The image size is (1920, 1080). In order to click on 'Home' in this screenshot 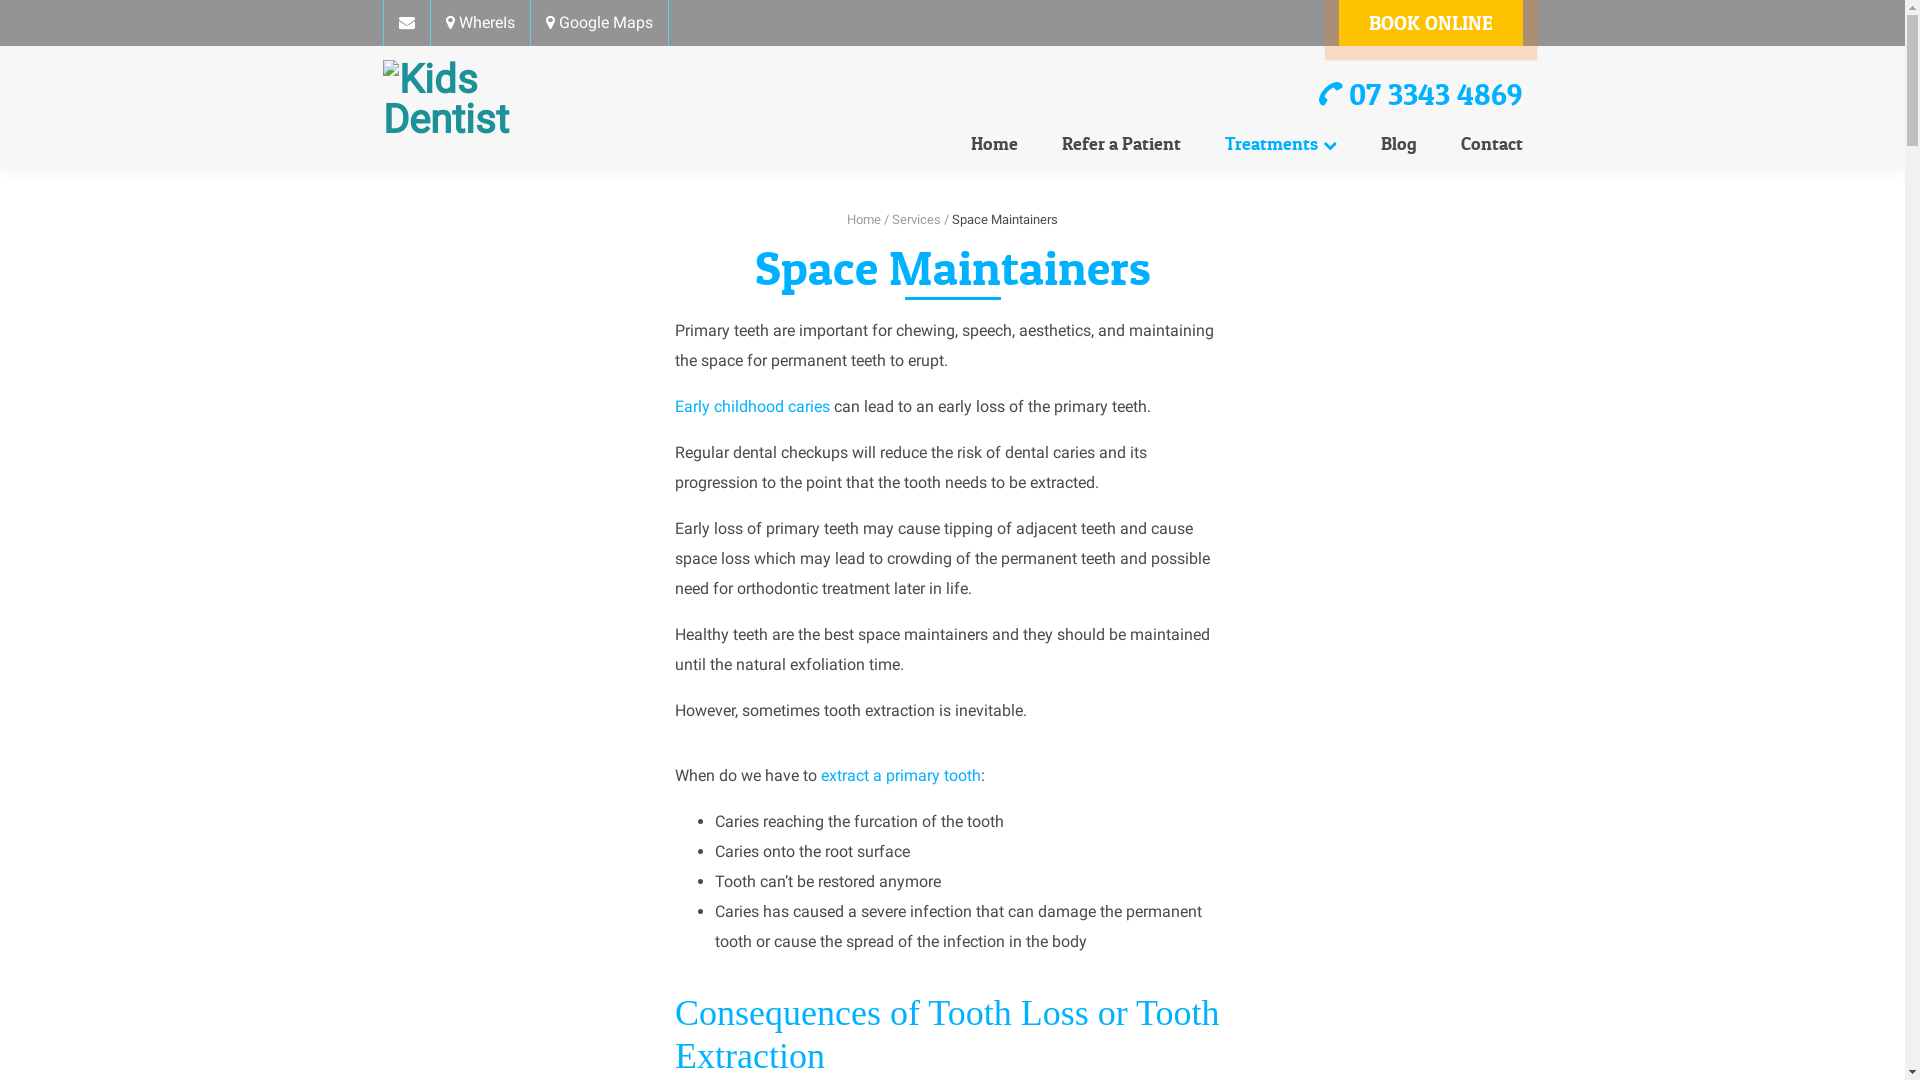, I will do `click(846, 219)`.